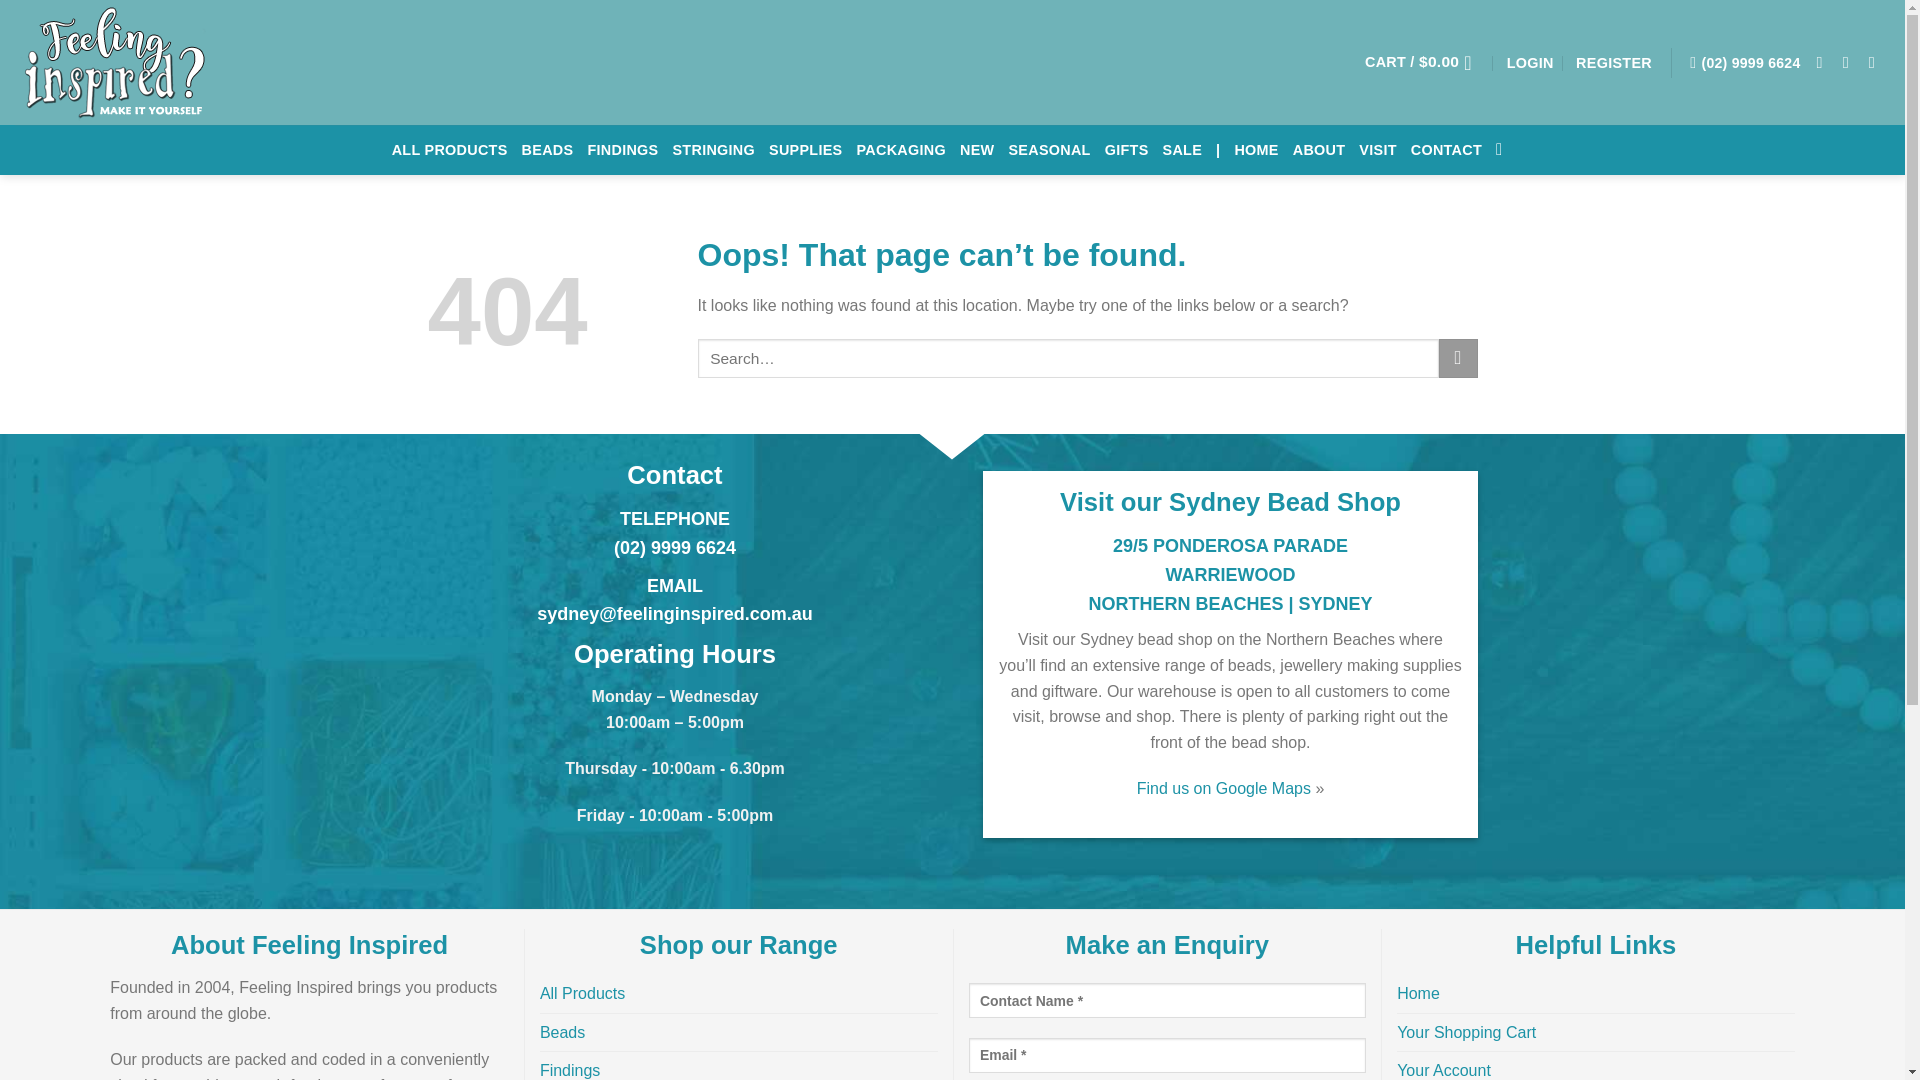 The width and height of the screenshot is (1920, 1080). What do you see at coordinates (675, 612) in the screenshot?
I see `'sydney@feelinginspired.com.au'` at bounding box center [675, 612].